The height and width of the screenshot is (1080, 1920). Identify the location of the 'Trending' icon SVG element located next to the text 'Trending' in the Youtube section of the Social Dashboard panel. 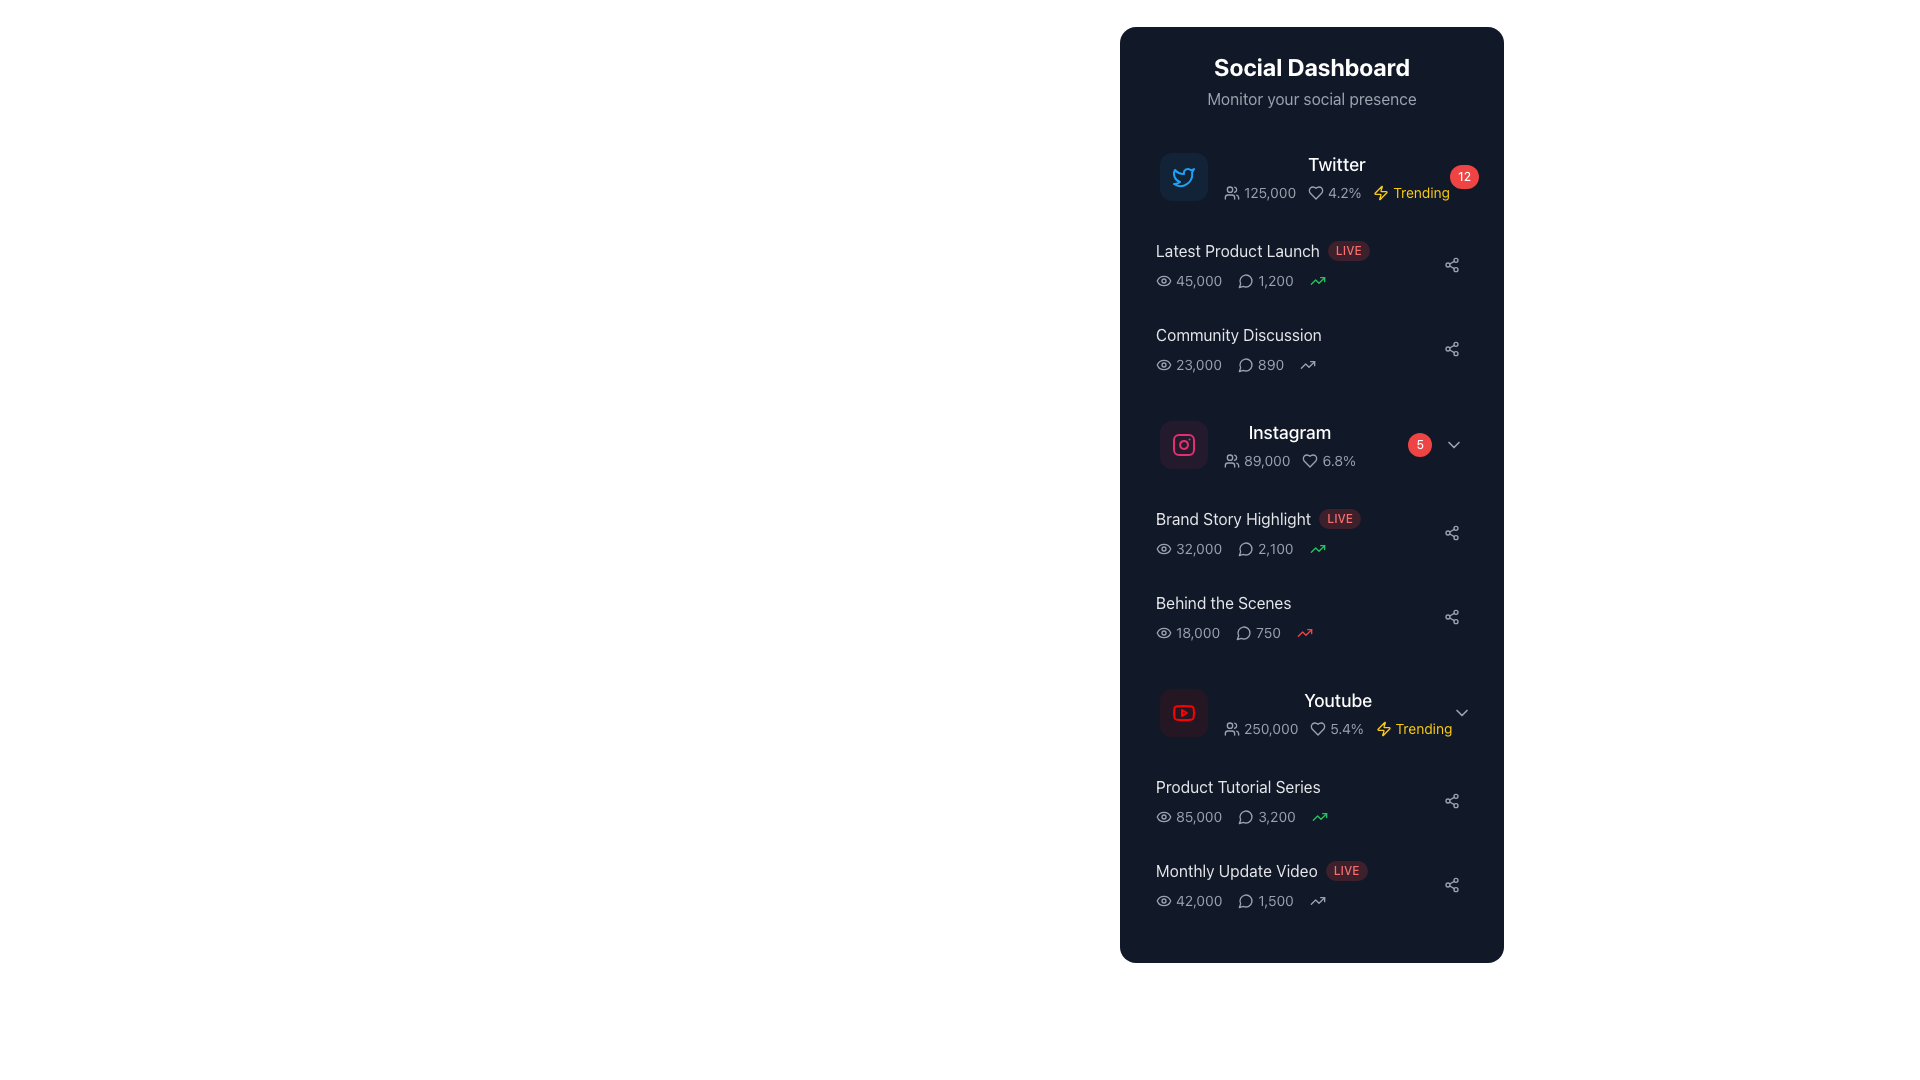
(1382, 729).